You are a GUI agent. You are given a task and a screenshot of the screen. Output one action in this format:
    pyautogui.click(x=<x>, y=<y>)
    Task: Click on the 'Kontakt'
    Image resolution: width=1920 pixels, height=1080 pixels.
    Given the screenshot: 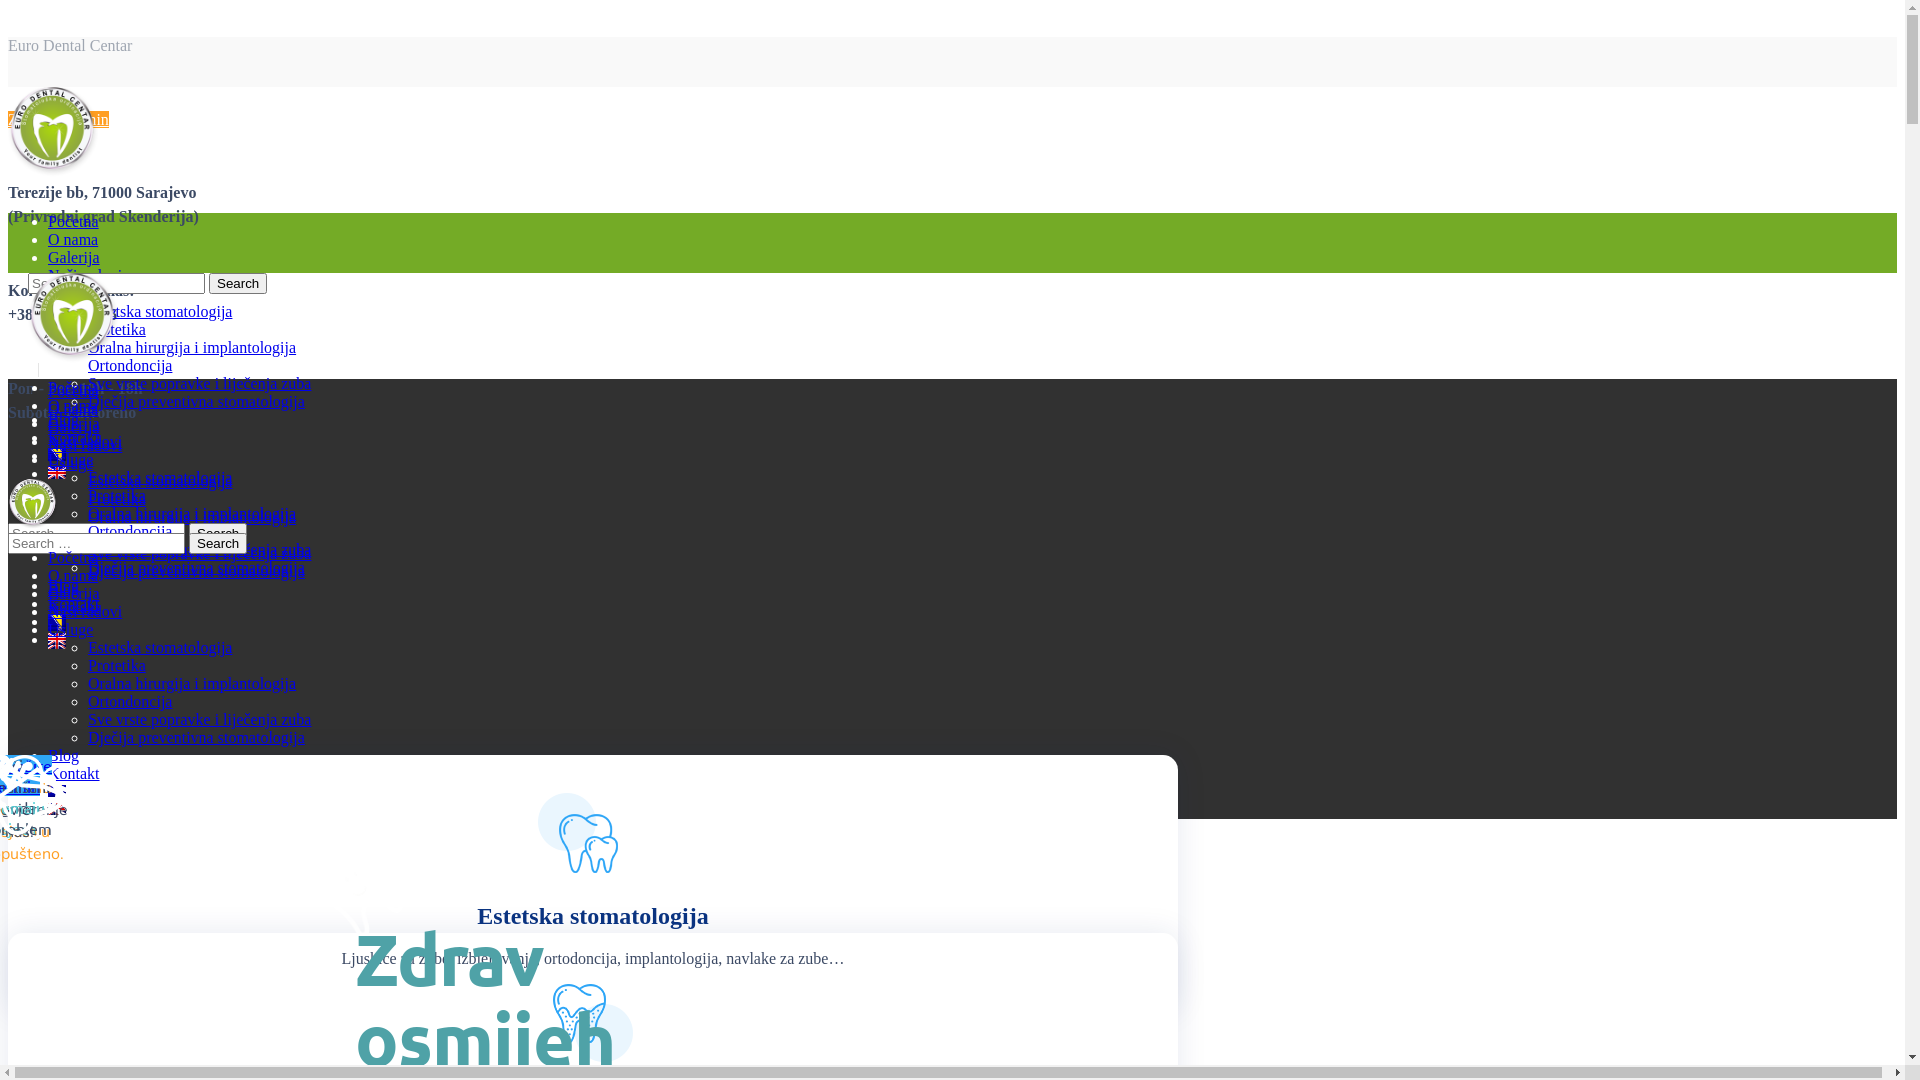 What is the action you would take?
    pyautogui.click(x=48, y=606)
    